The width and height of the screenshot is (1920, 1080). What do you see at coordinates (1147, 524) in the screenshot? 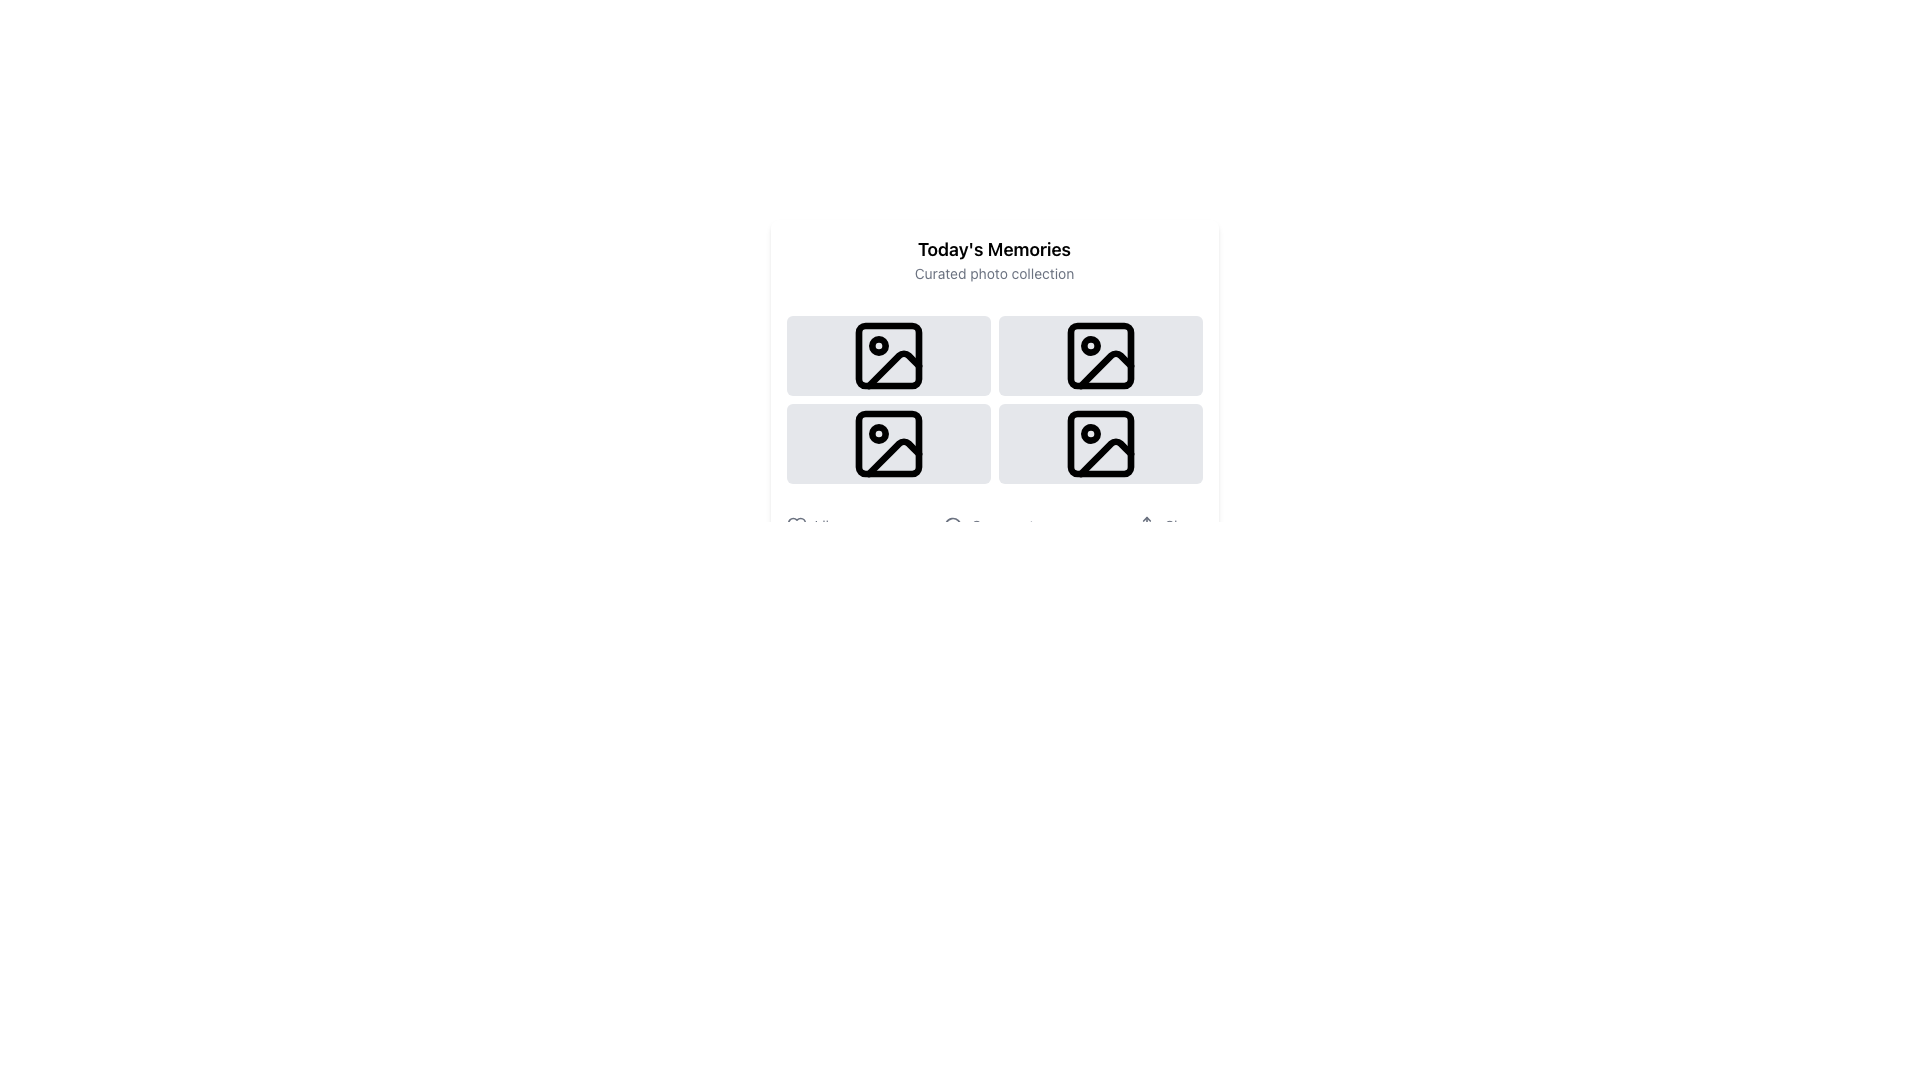
I see `the 'share' SVG icon located in the lower-right area of the context, which is positioned to the left of the text labeled 'Share'` at bounding box center [1147, 524].